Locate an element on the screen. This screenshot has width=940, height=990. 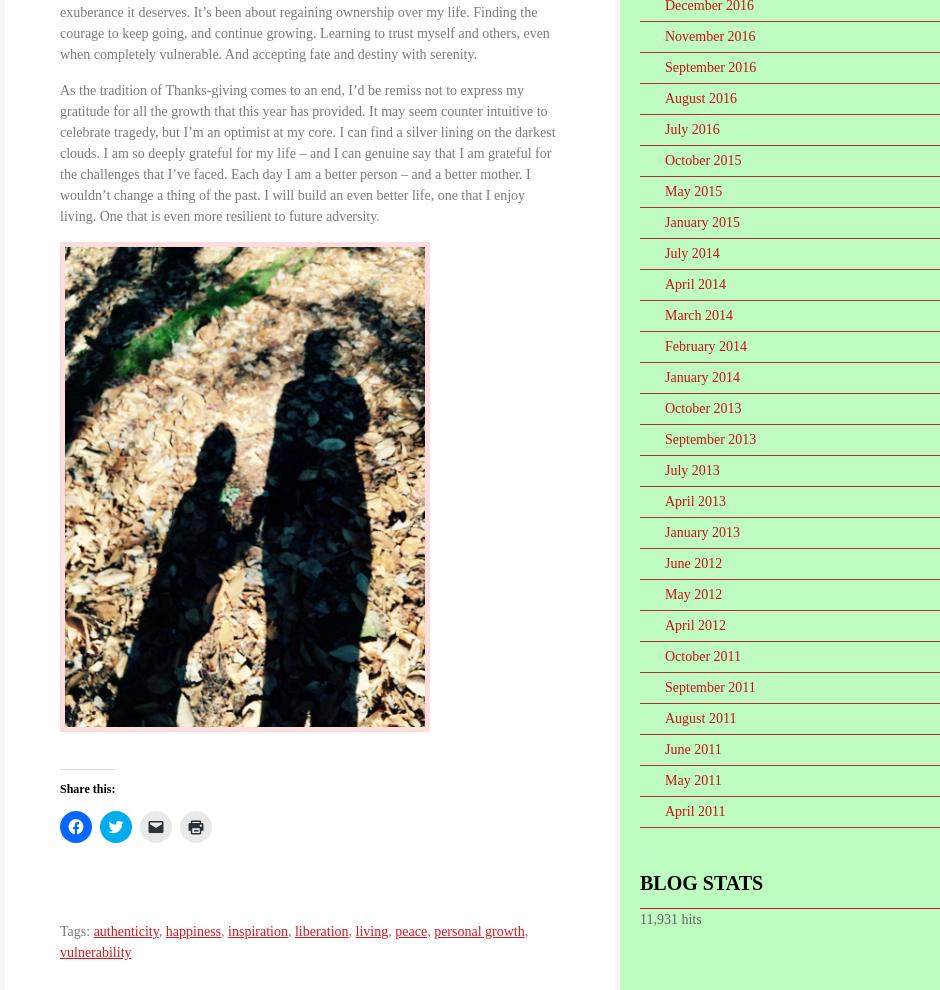
'May 2011' is located at coordinates (691, 780).